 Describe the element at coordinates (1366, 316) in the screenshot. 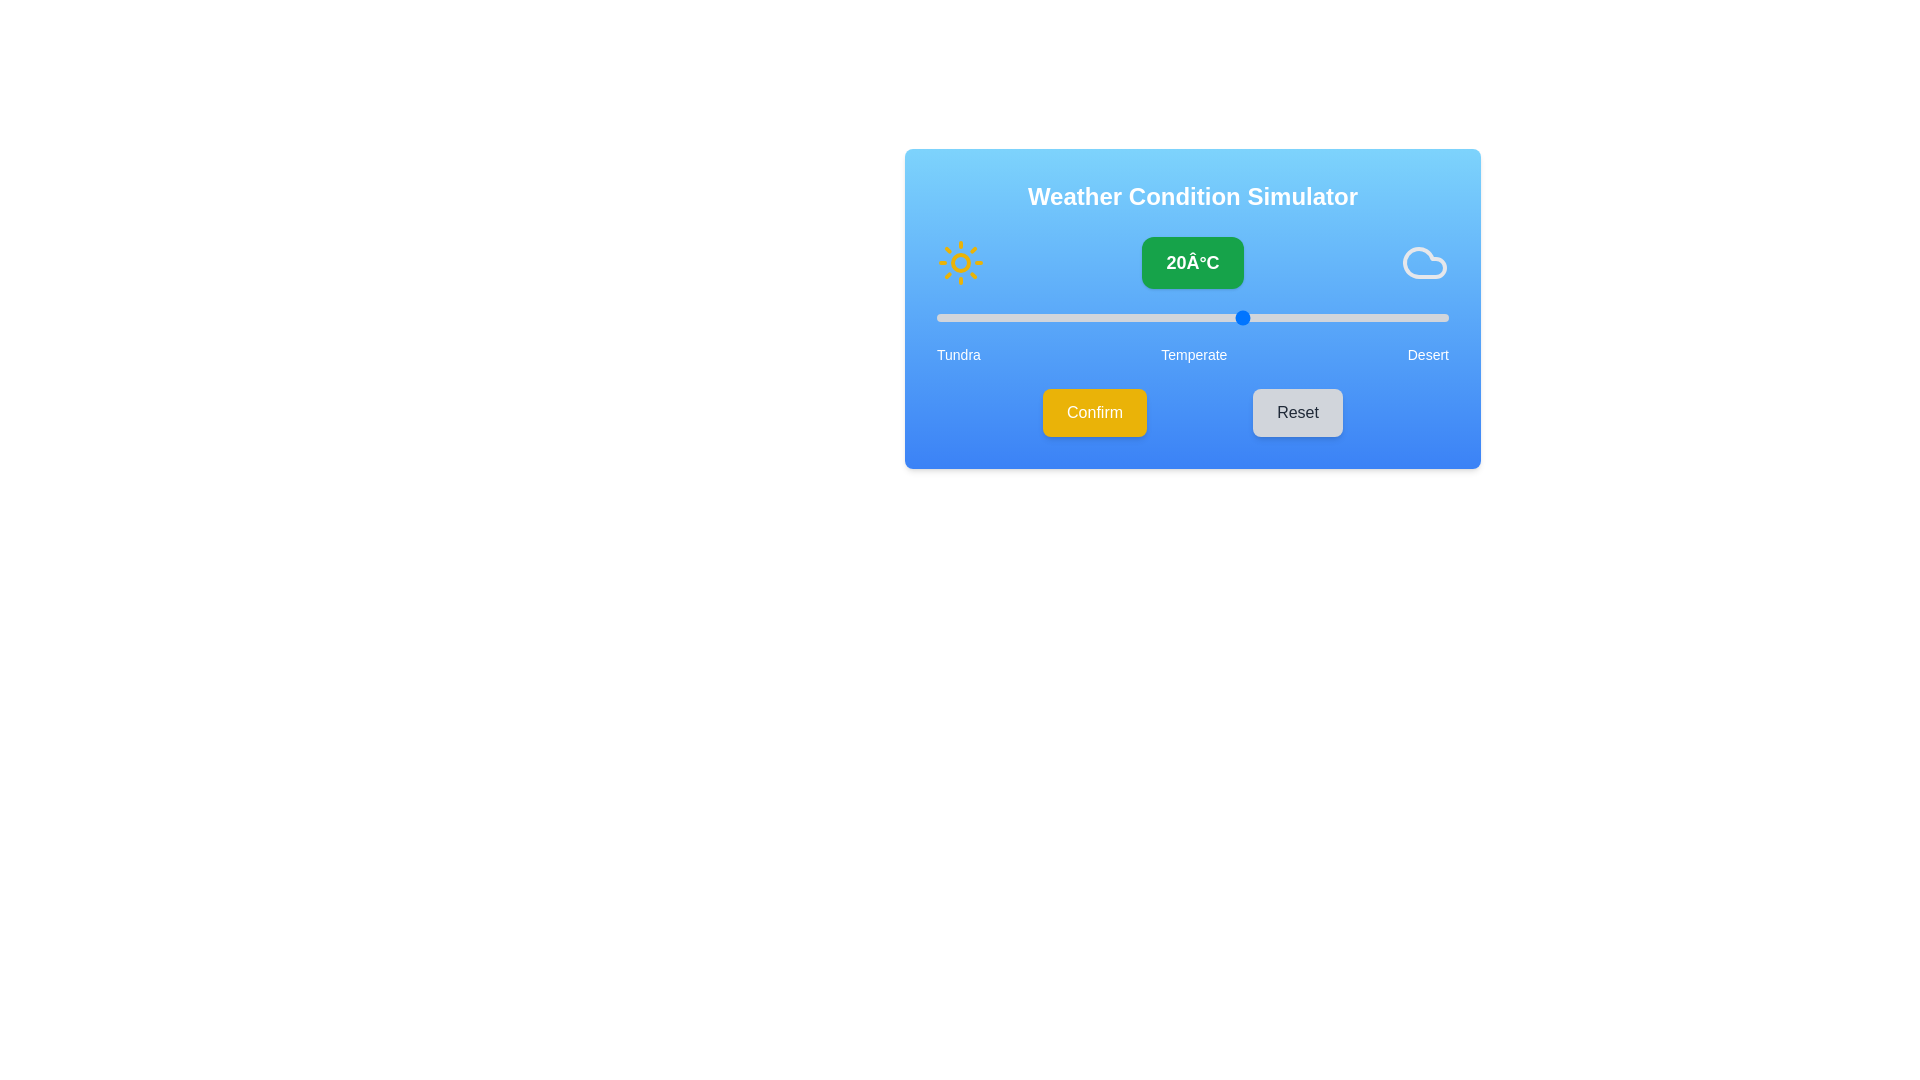

I see `the slider to set the temperature to 32°C` at that location.